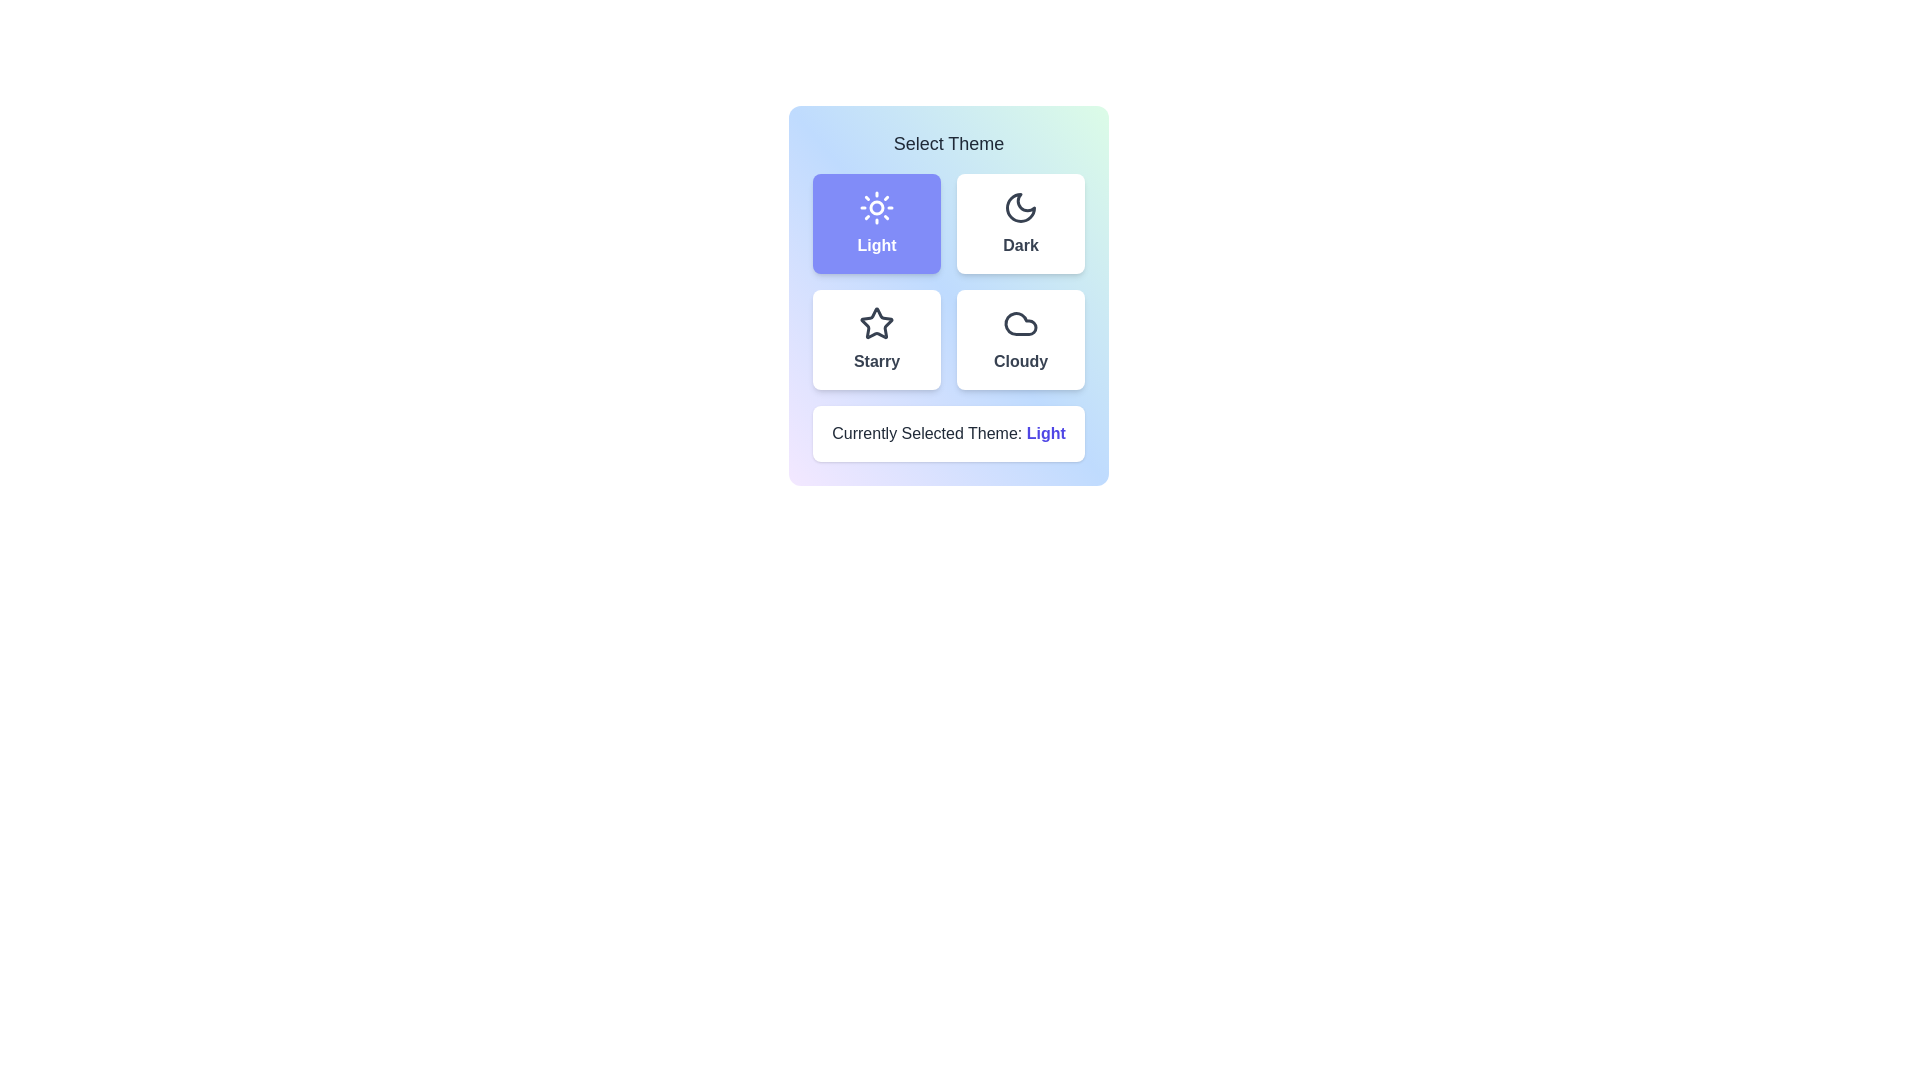  What do you see at coordinates (877, 338) in the screenshot?
I see `the theme button corresponding to Starry` at bounding box center [877, 338].